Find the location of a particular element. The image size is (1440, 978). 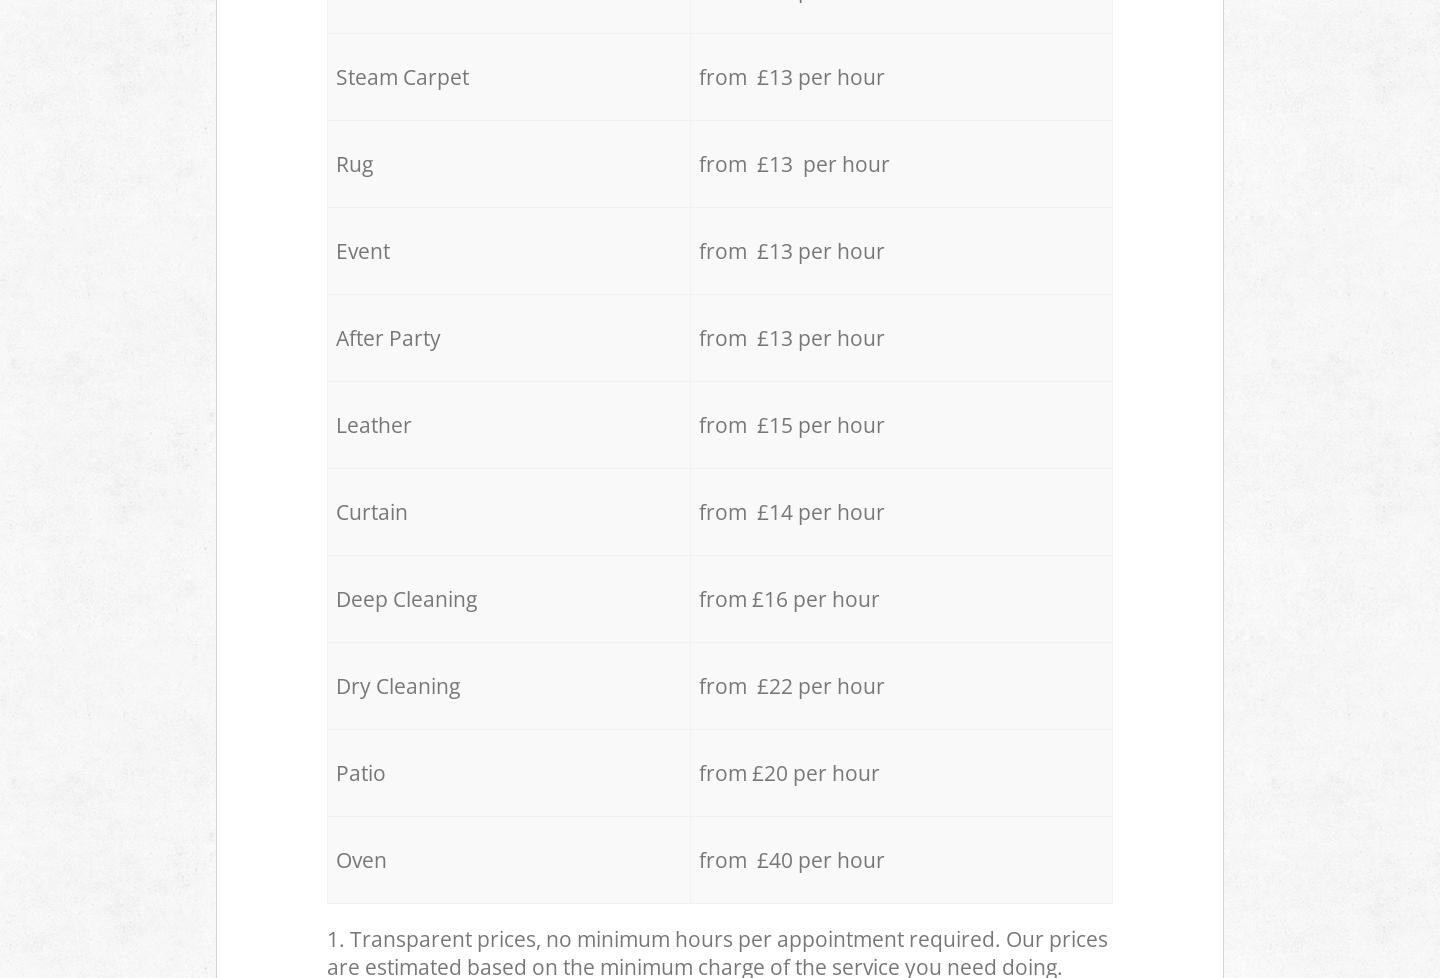

'from  £40 per hour' is located at coordinates (792, 857).